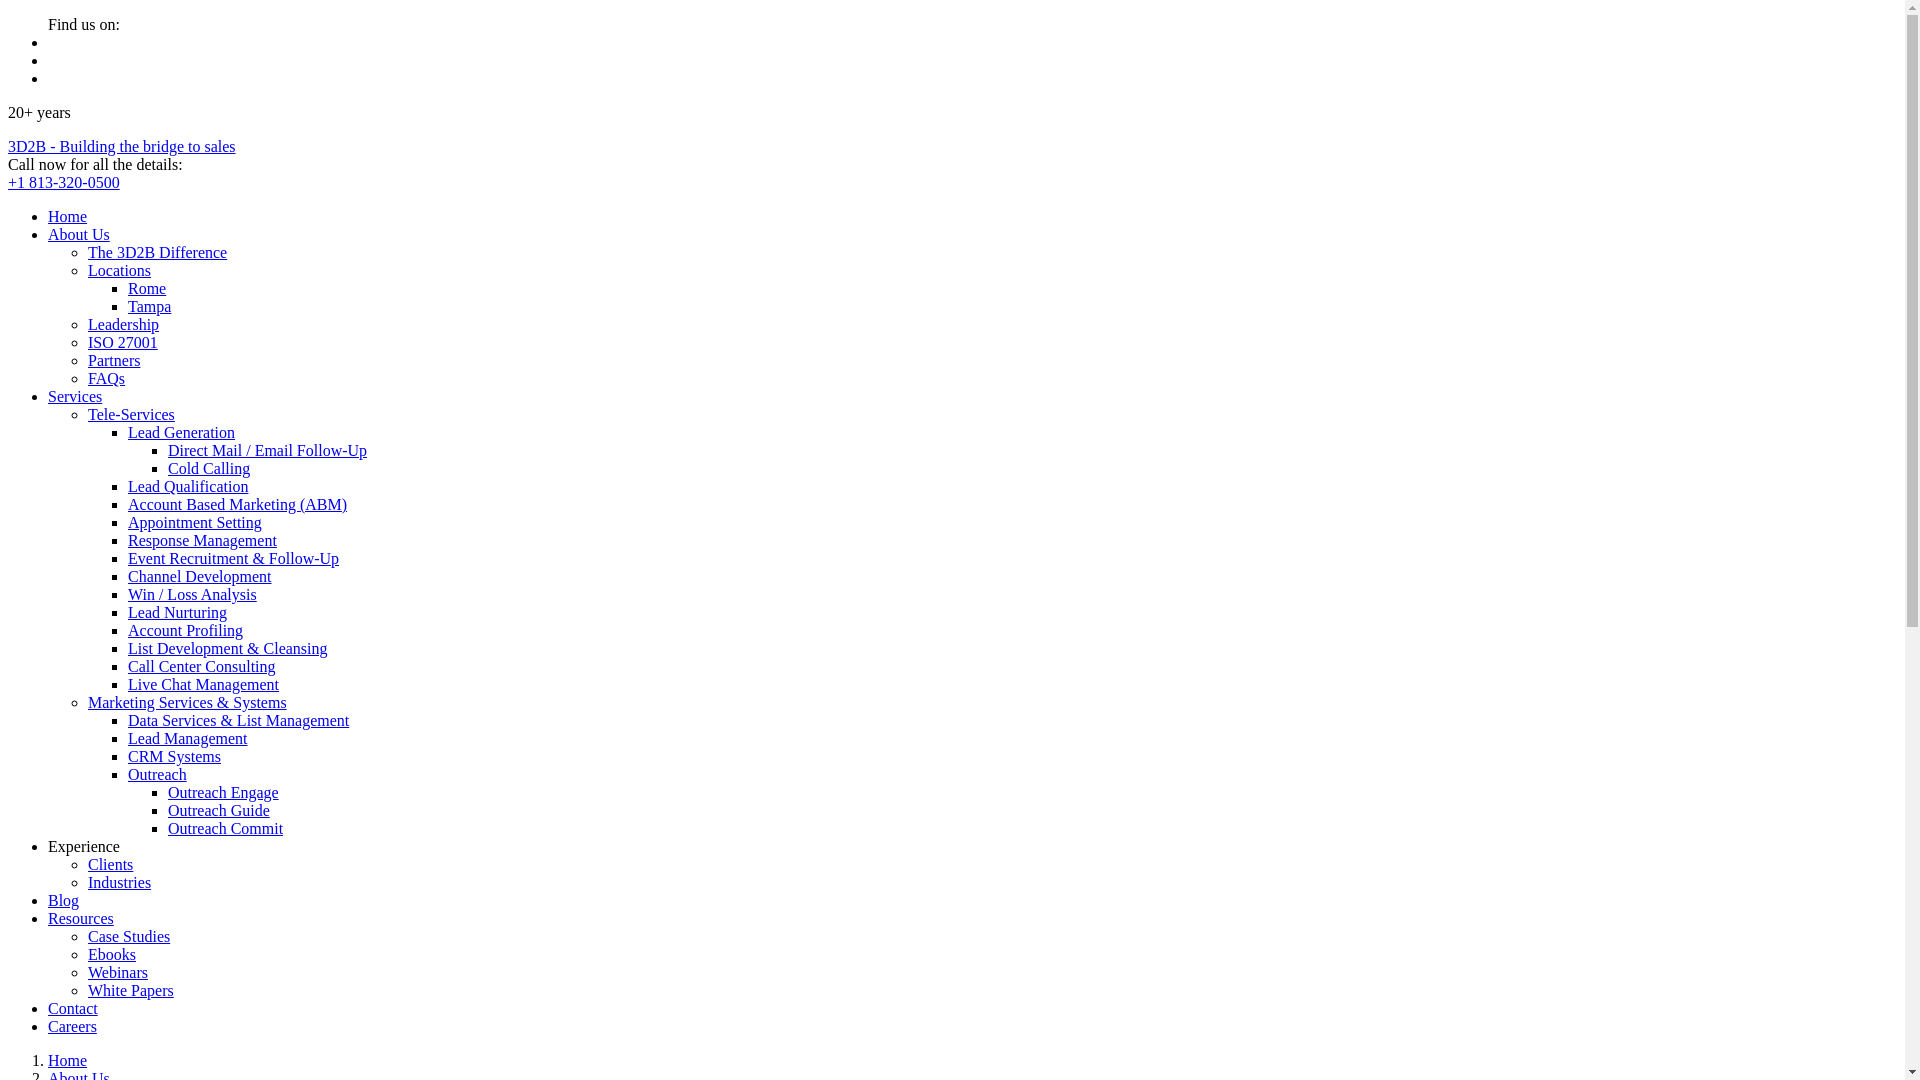  What do you see at coordinates (225, 828) in the screenshot?
I see `'Outreach Commit'` at bounding box center [225, 828].